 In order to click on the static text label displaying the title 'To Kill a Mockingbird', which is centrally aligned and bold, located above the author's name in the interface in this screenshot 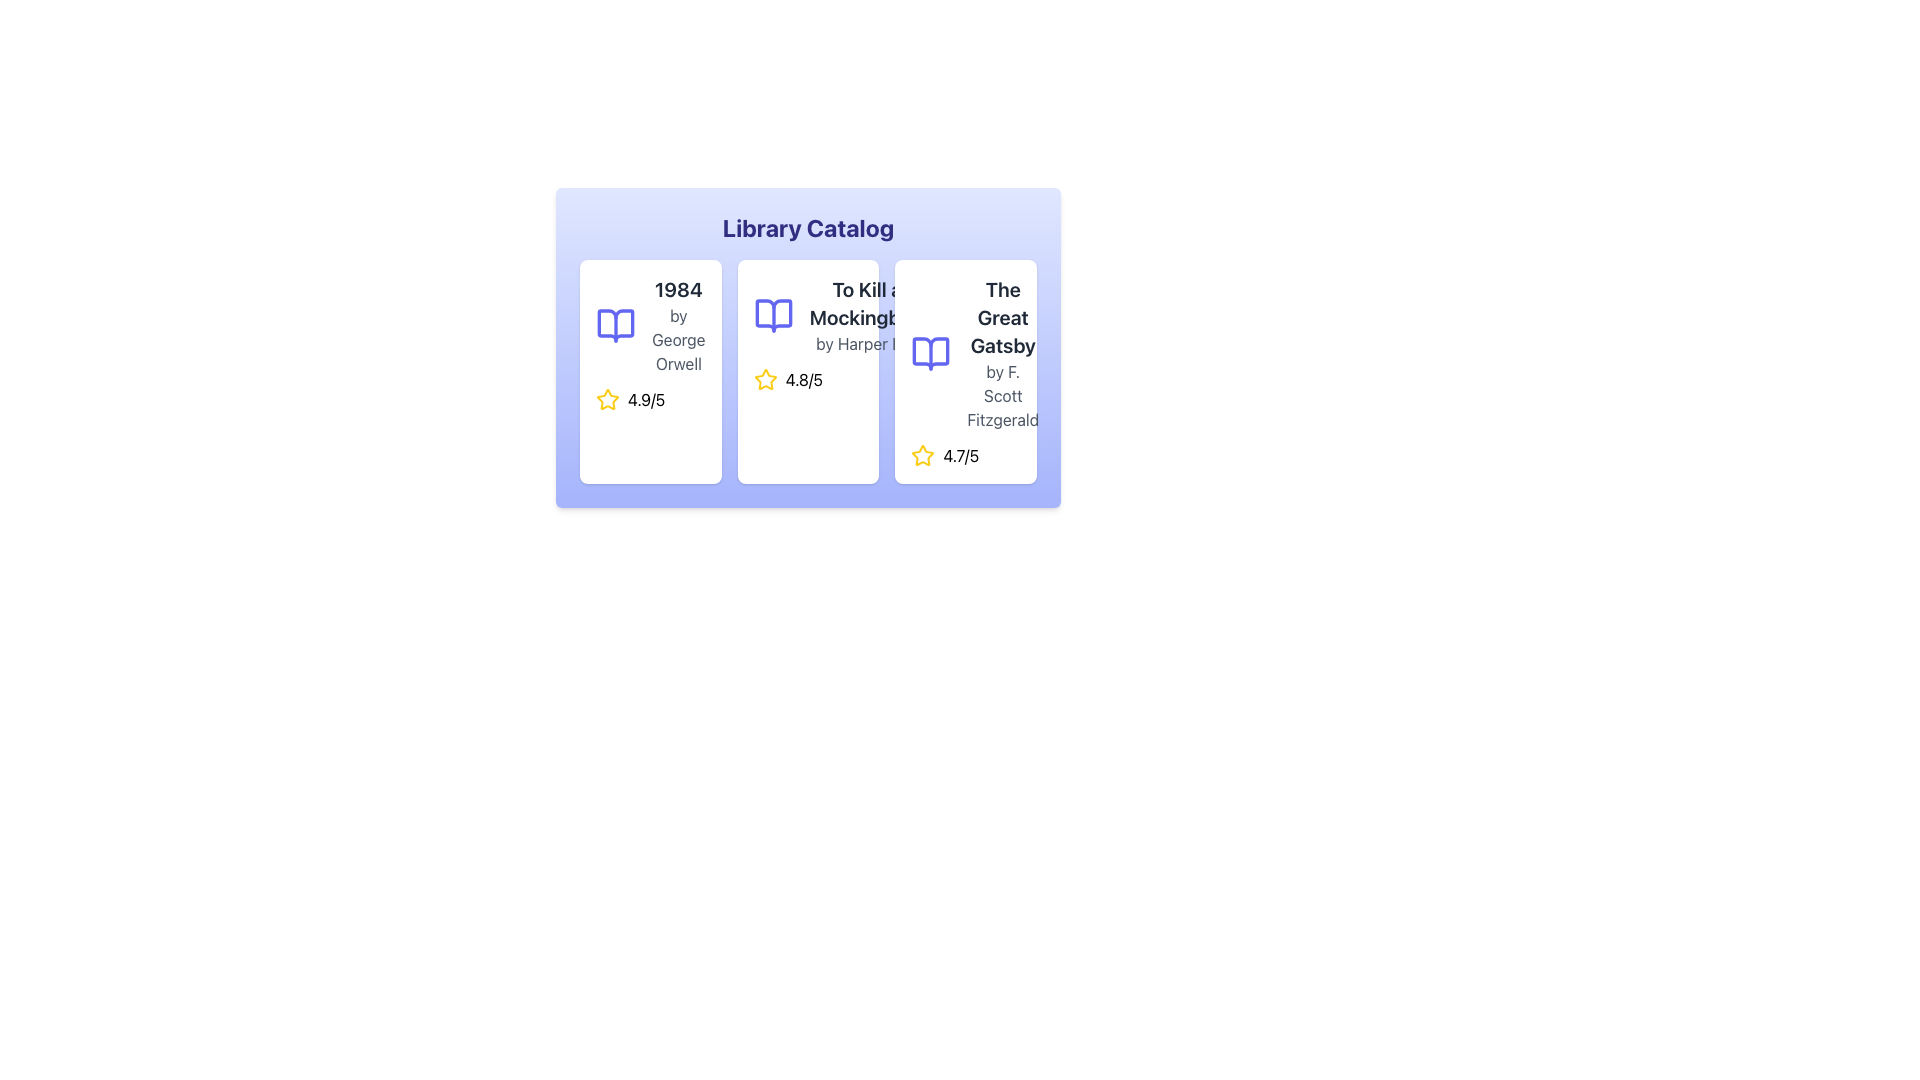, I will do `click(867, 304)`.